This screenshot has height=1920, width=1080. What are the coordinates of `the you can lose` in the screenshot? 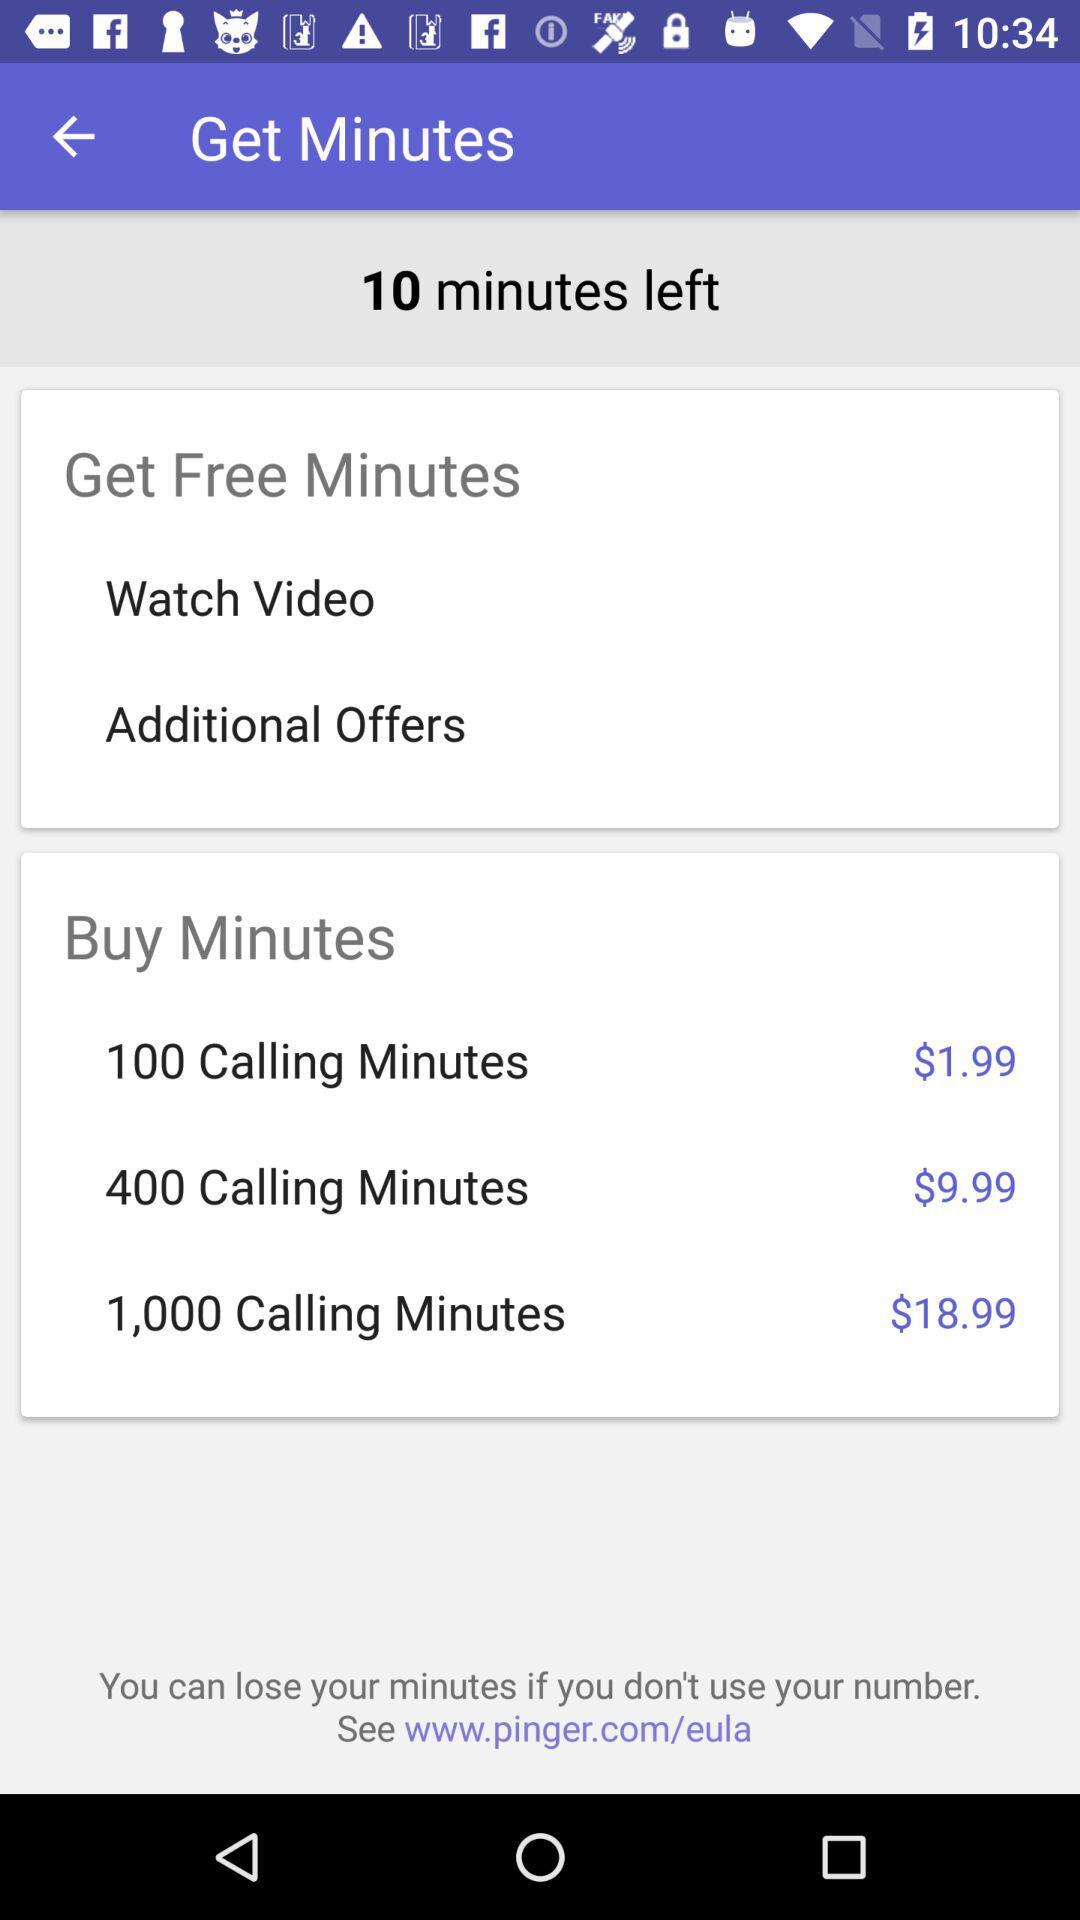 It's located at (540, 1705).